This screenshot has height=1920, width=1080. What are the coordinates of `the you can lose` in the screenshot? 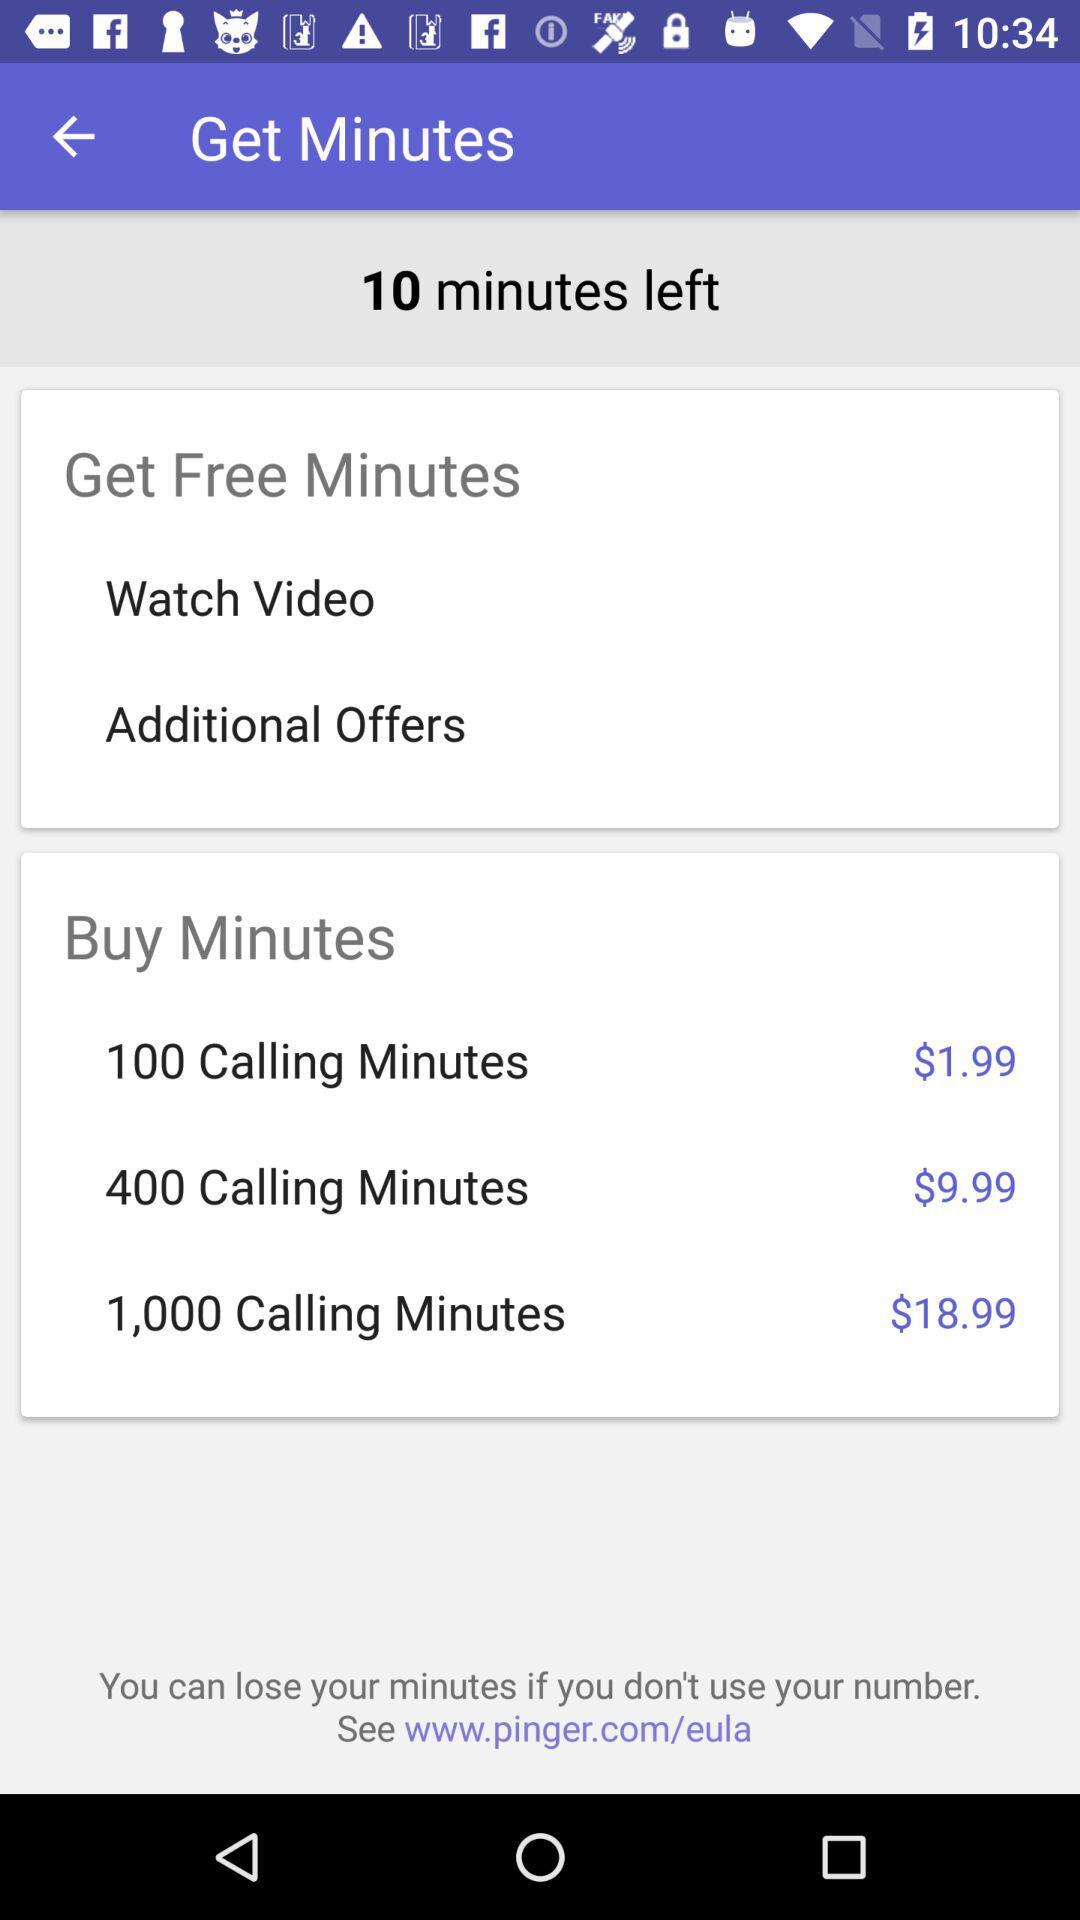 It's located at (540, 1705).